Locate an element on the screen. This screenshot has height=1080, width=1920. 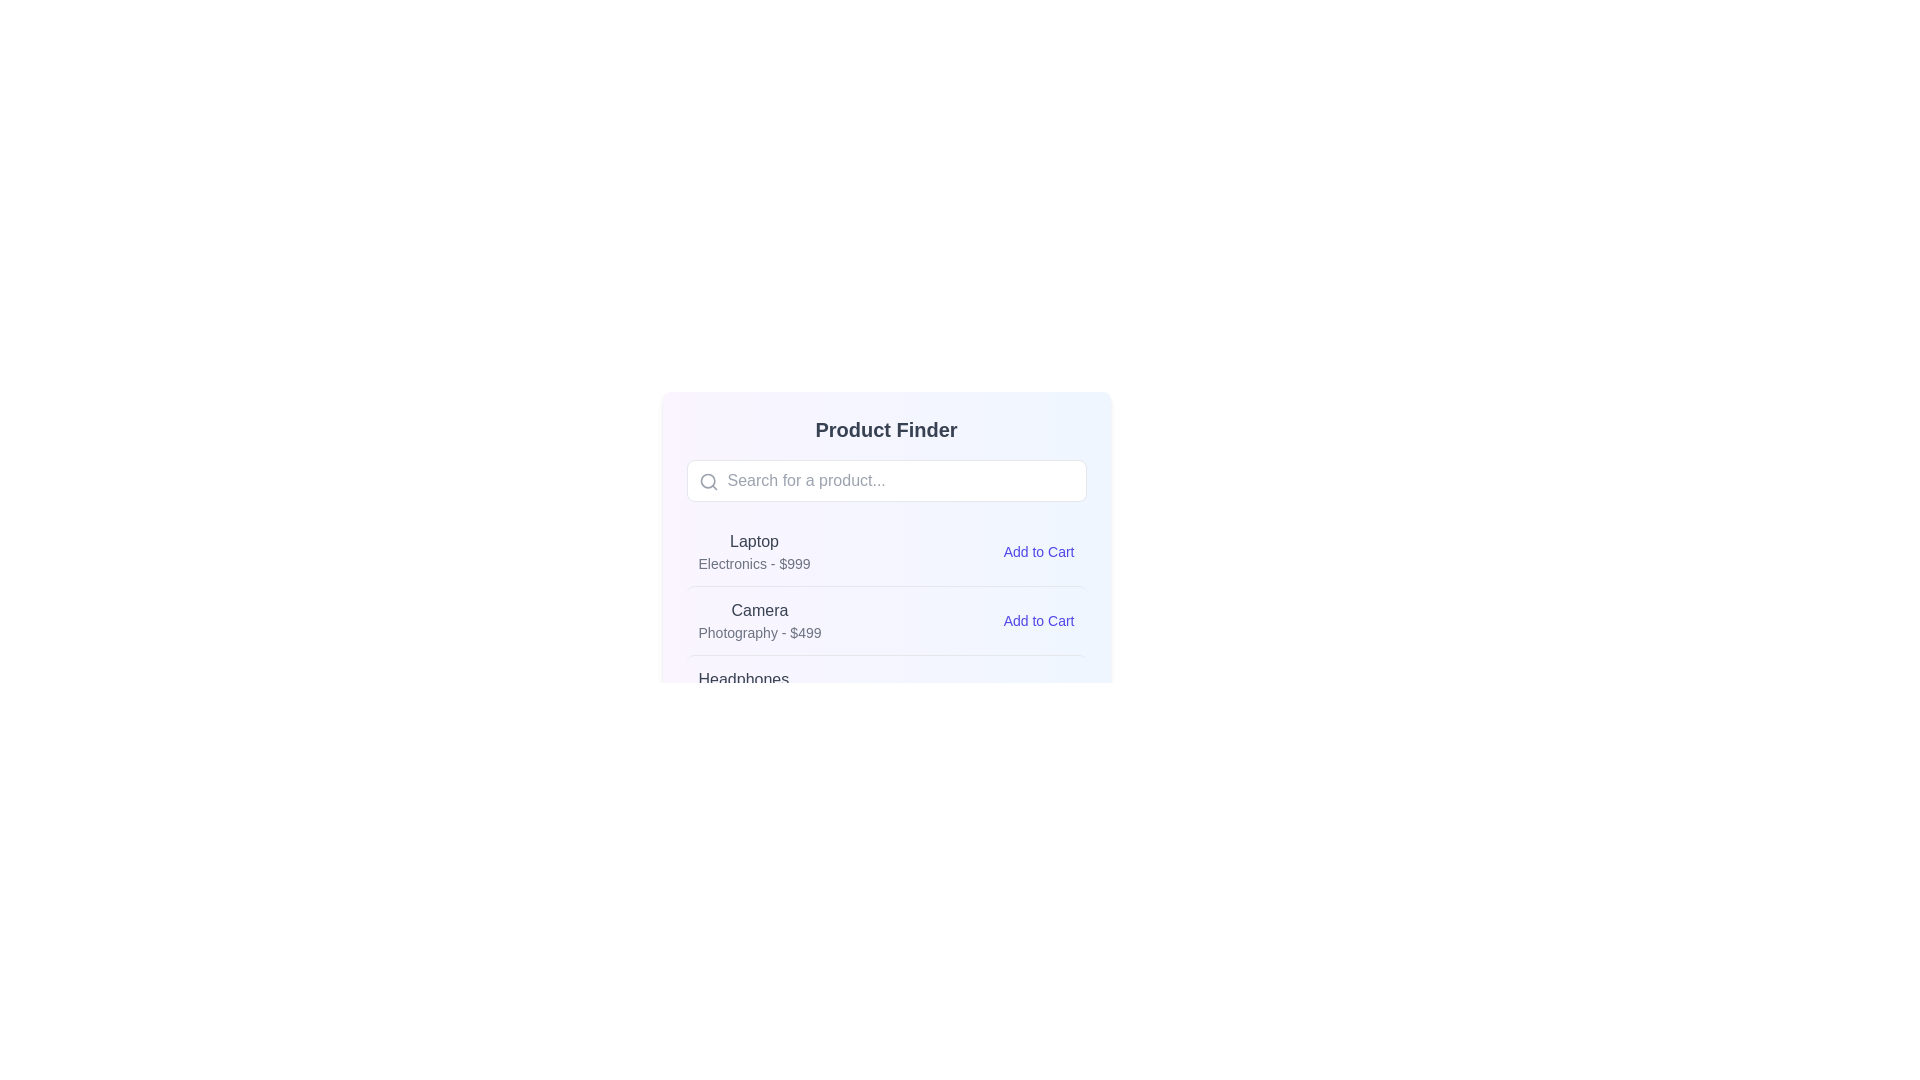
the Text Label that identifies the product 'Headphones' located in the lower part of the 'Product Finder' section, above the subordinate text 'Audio - $199' is located at coordinates (742, 678).